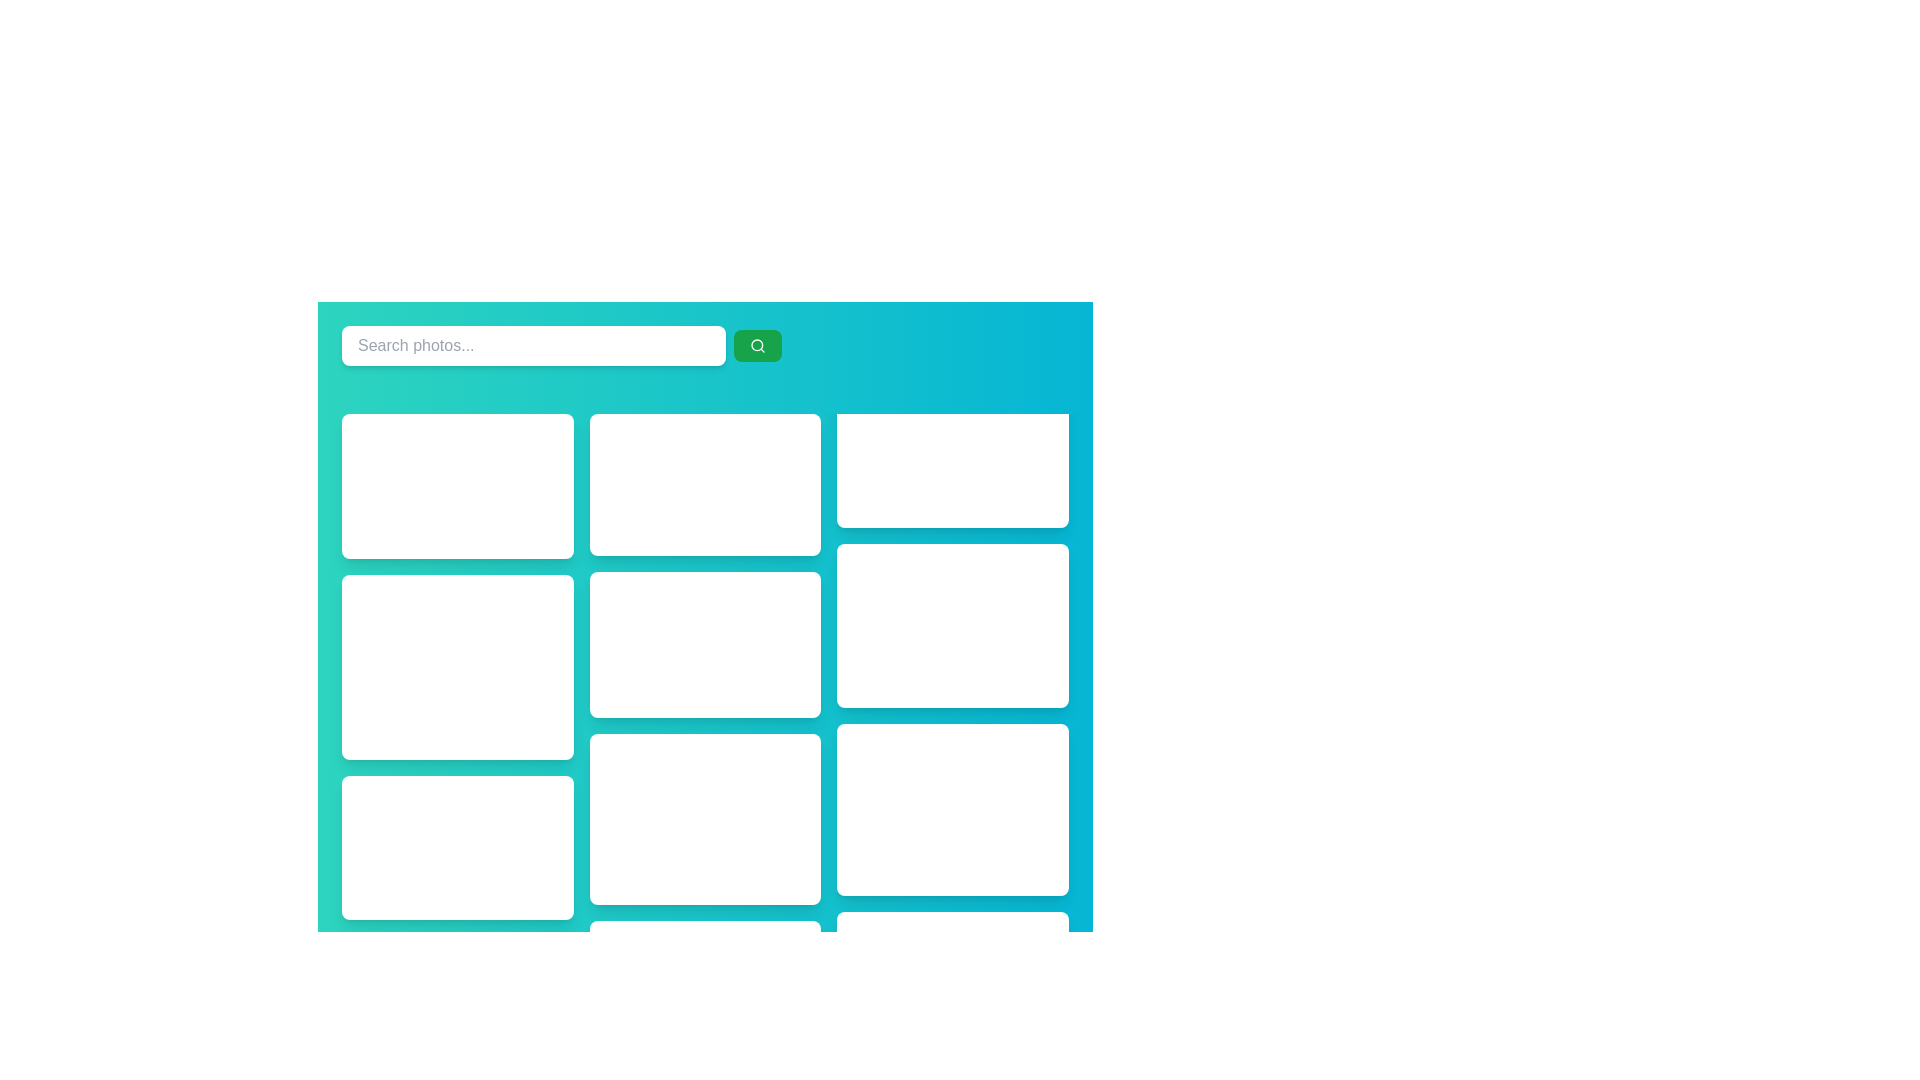  What do you see at coordinates (952, 810) in the screenshot?
I see `the Image card labeled 'Photo 11', which is a rectangular card with a white background and slightly rounded corners, located in the third column and fourth row of the grid layout` at bounding box center [952, 810].